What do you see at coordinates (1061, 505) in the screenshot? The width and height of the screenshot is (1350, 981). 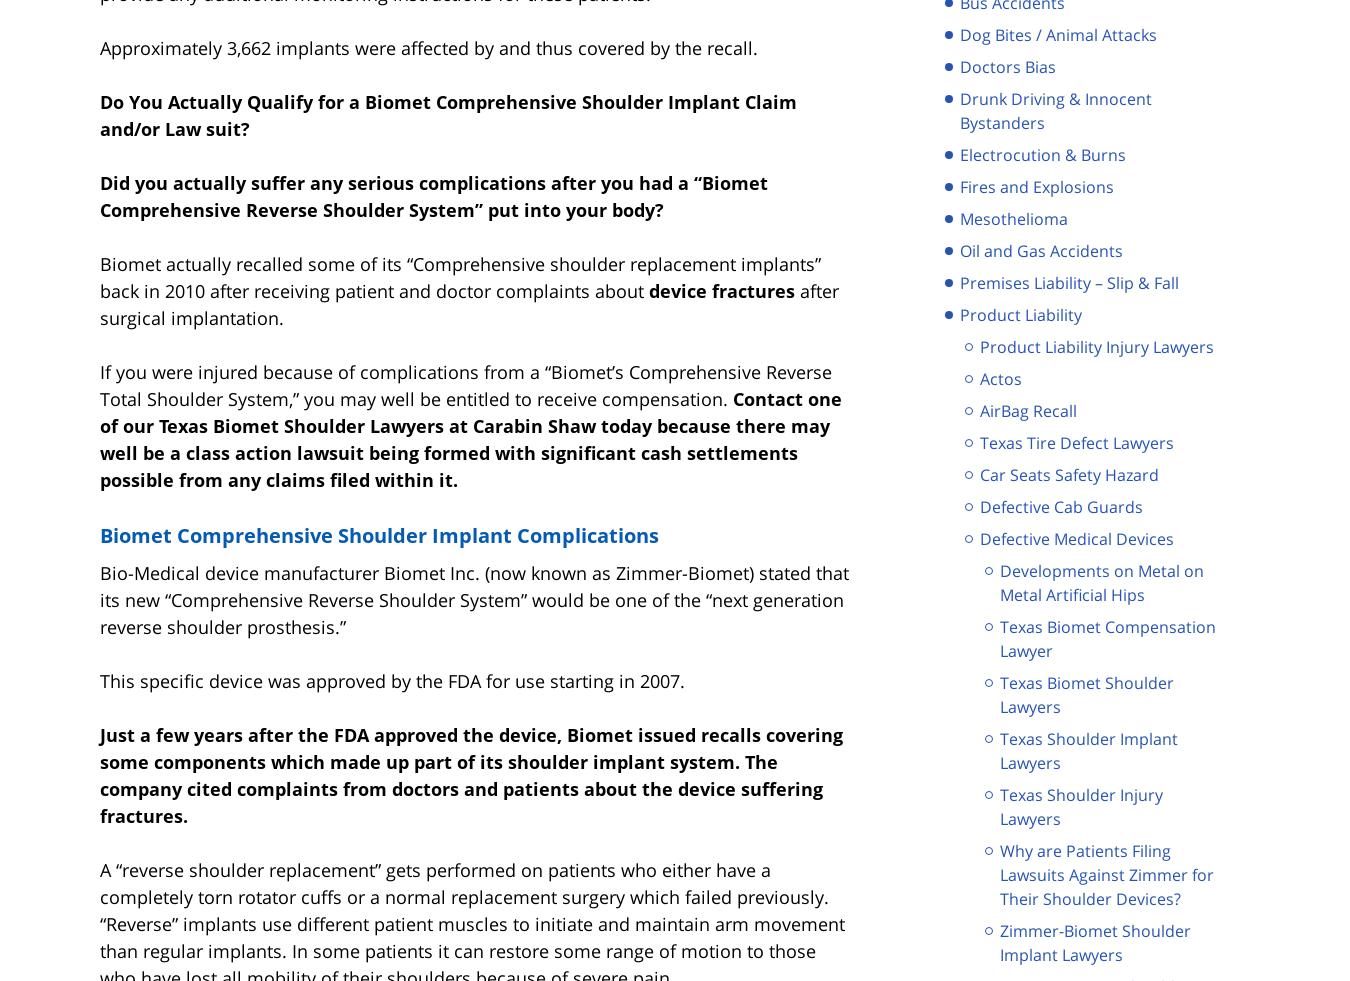 I see `'Defective Cab Guards'` at bounding box center [1061, 505].